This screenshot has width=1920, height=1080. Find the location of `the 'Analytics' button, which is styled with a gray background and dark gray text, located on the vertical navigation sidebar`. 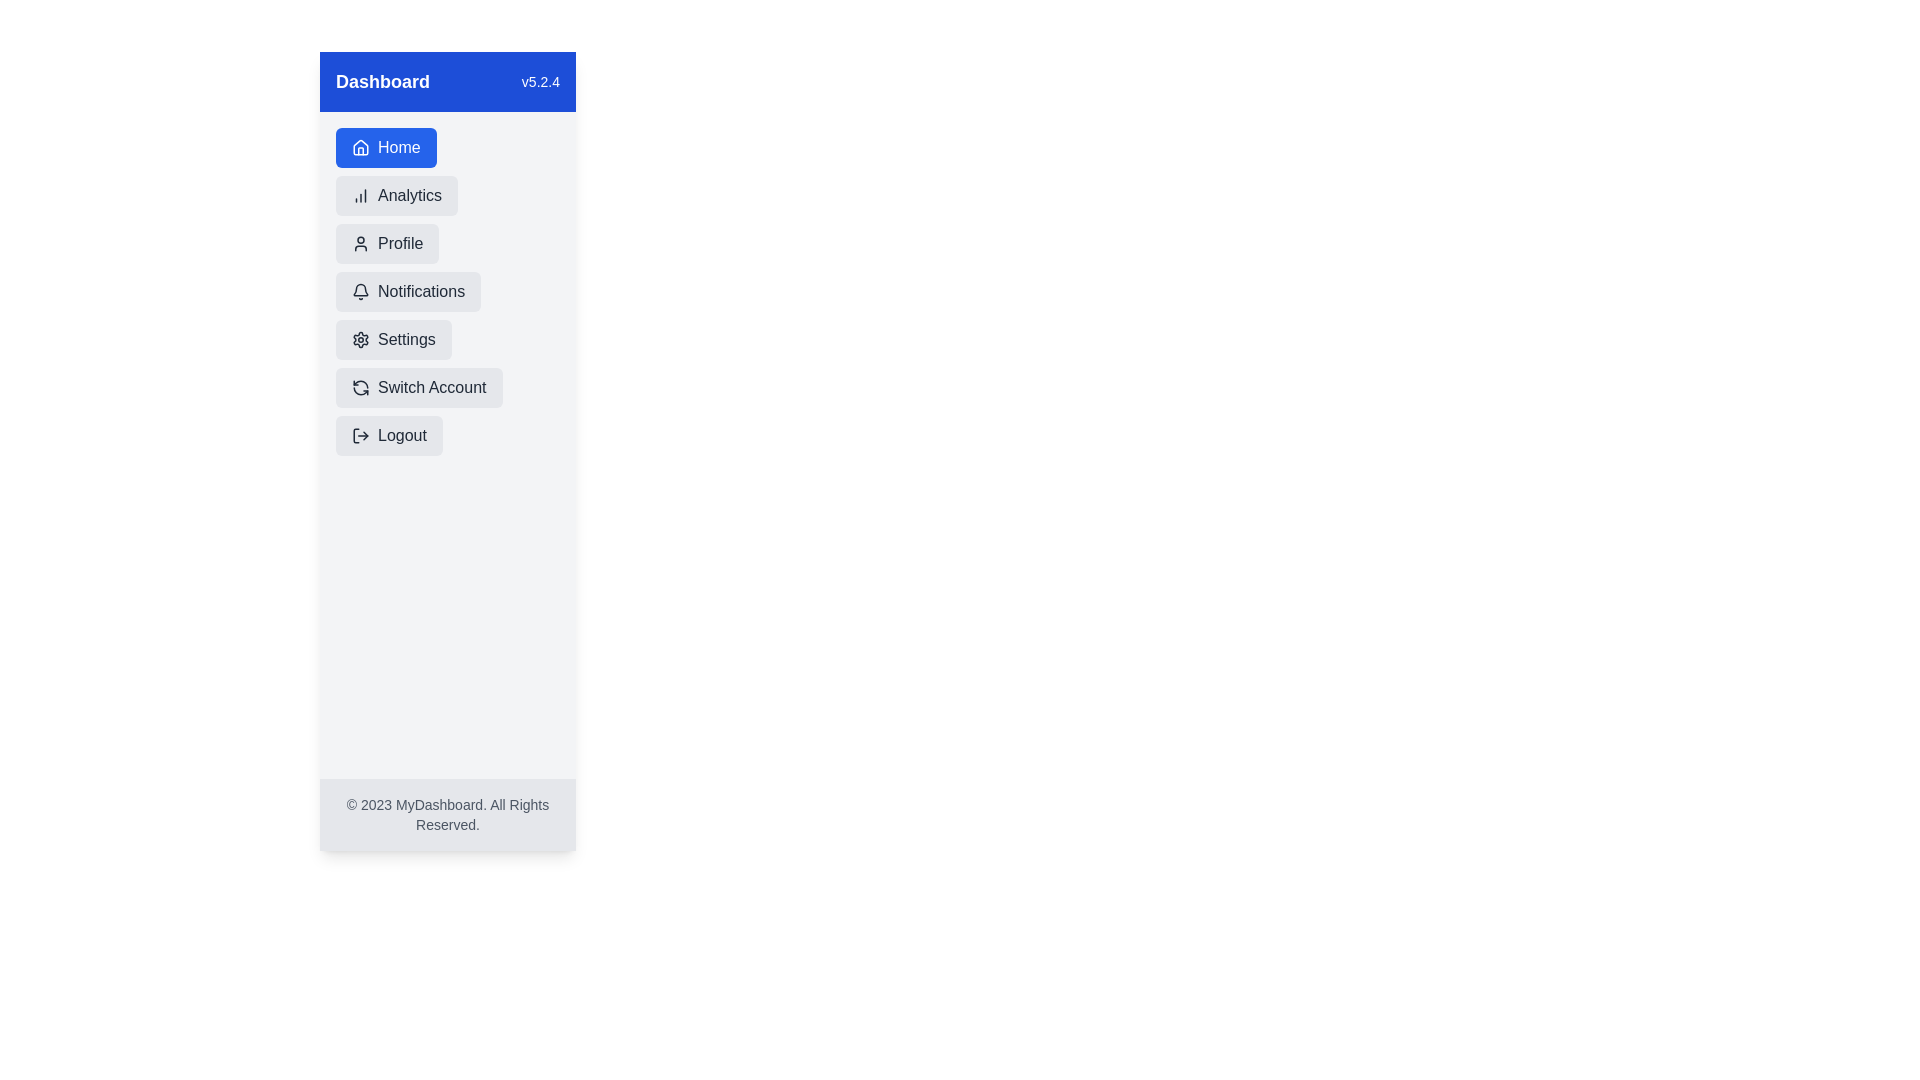

the 'Analytics' button, which is styled with a gray background and dark gray text, located on the vertical navigation sidebar is located at coordinates (397, 196).